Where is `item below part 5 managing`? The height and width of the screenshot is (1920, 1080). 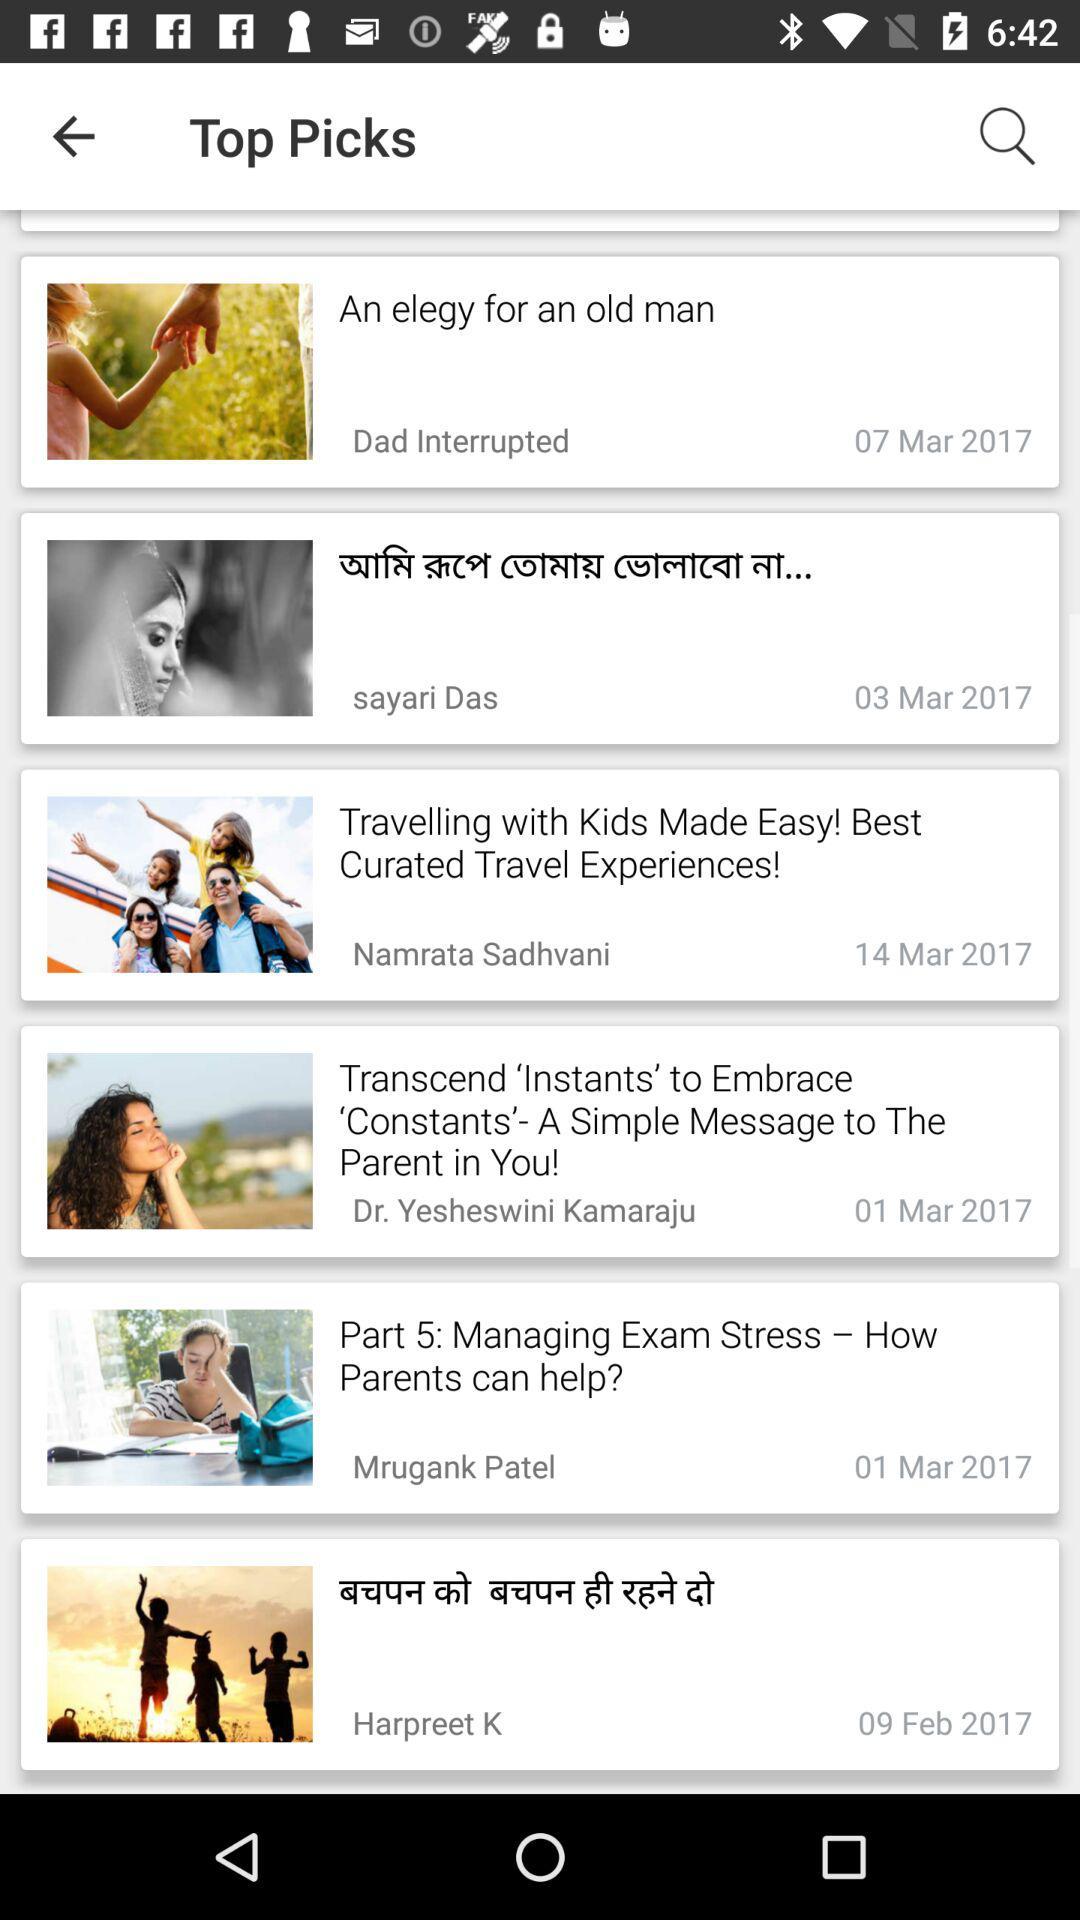 item below part 5 managing is located at coordinates (454, 1460).